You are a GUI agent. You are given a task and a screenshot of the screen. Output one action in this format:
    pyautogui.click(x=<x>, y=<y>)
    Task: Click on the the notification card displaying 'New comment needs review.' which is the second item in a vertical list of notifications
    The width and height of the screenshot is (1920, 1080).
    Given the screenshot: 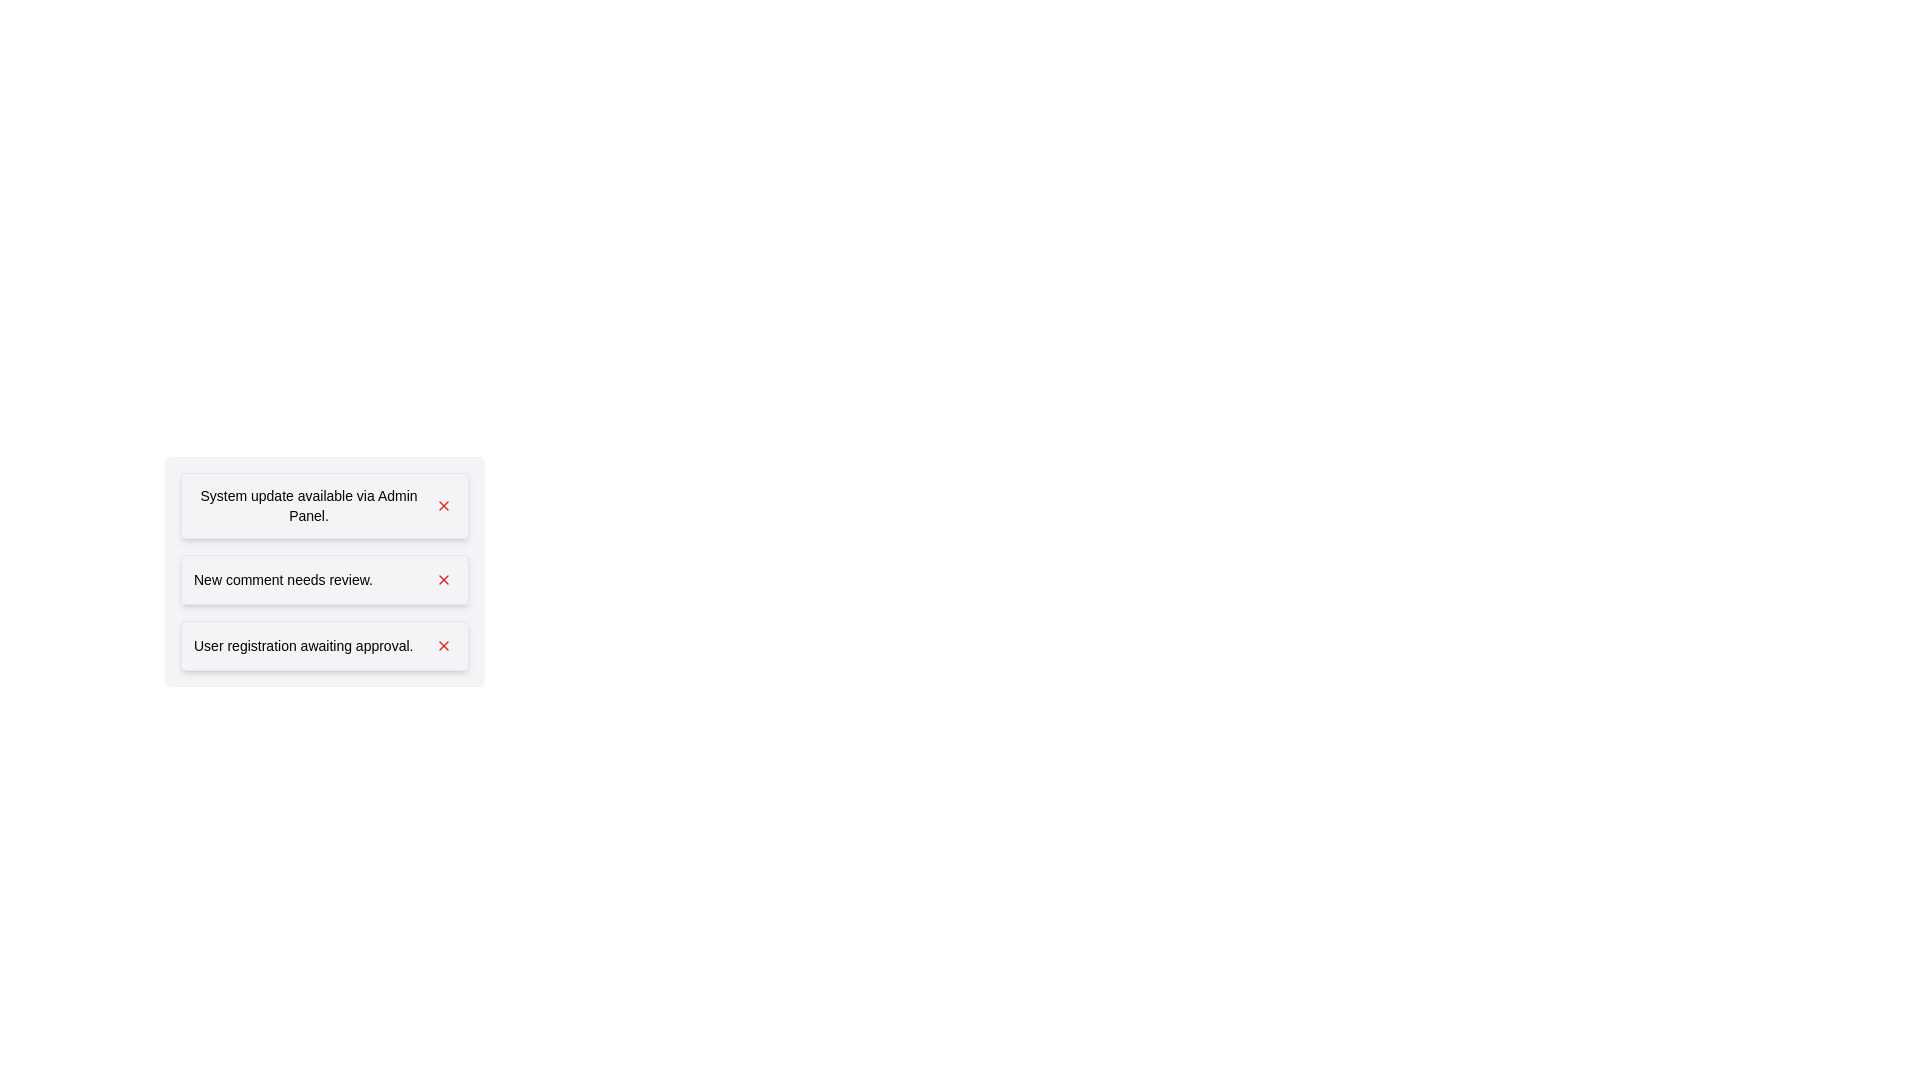 What is the action you would take?
    pyautogui.click(x=325, y=579)
    